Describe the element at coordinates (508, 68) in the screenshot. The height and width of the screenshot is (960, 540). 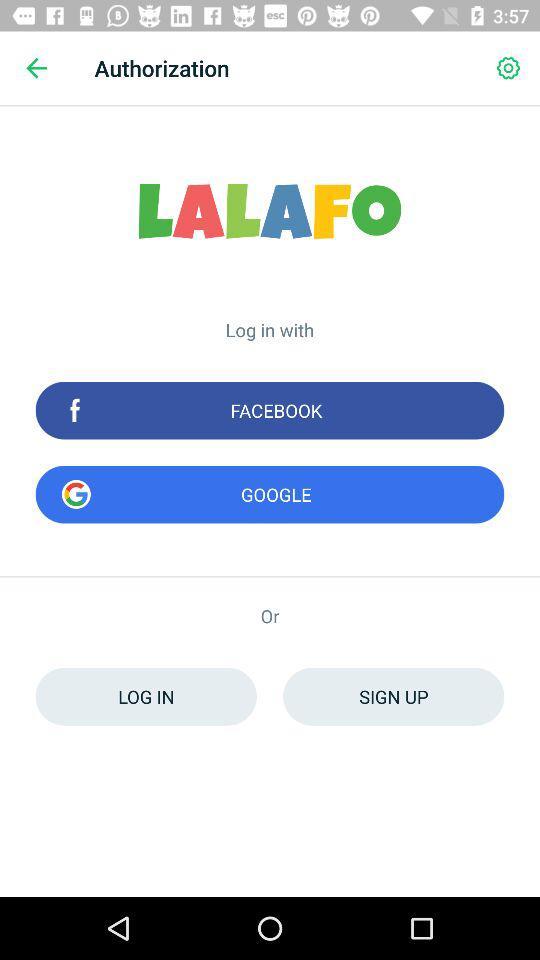
I see `the icon at the top right corner` at that location.